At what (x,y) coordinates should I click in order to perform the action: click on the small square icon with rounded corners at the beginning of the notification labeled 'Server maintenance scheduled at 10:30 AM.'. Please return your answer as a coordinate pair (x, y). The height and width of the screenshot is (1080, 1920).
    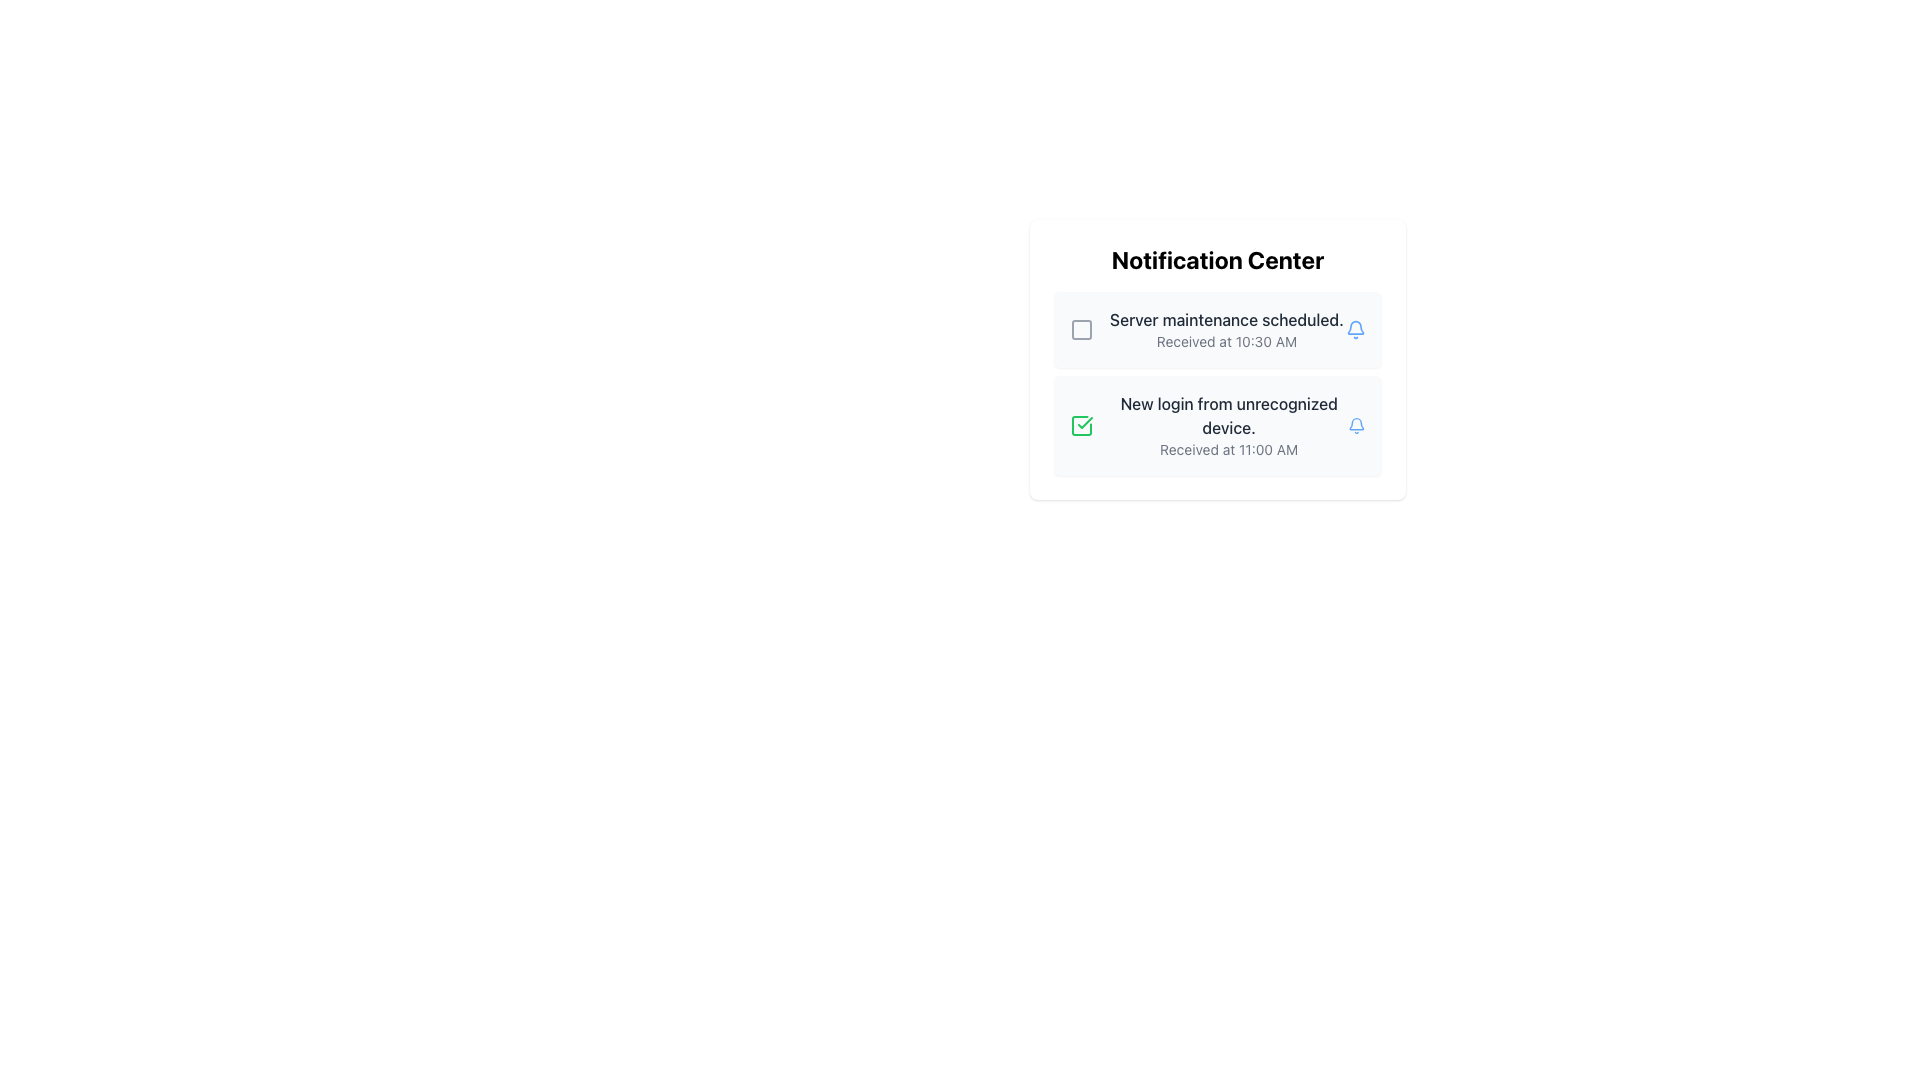
    Looking at the image, I should click on (1080, 329).